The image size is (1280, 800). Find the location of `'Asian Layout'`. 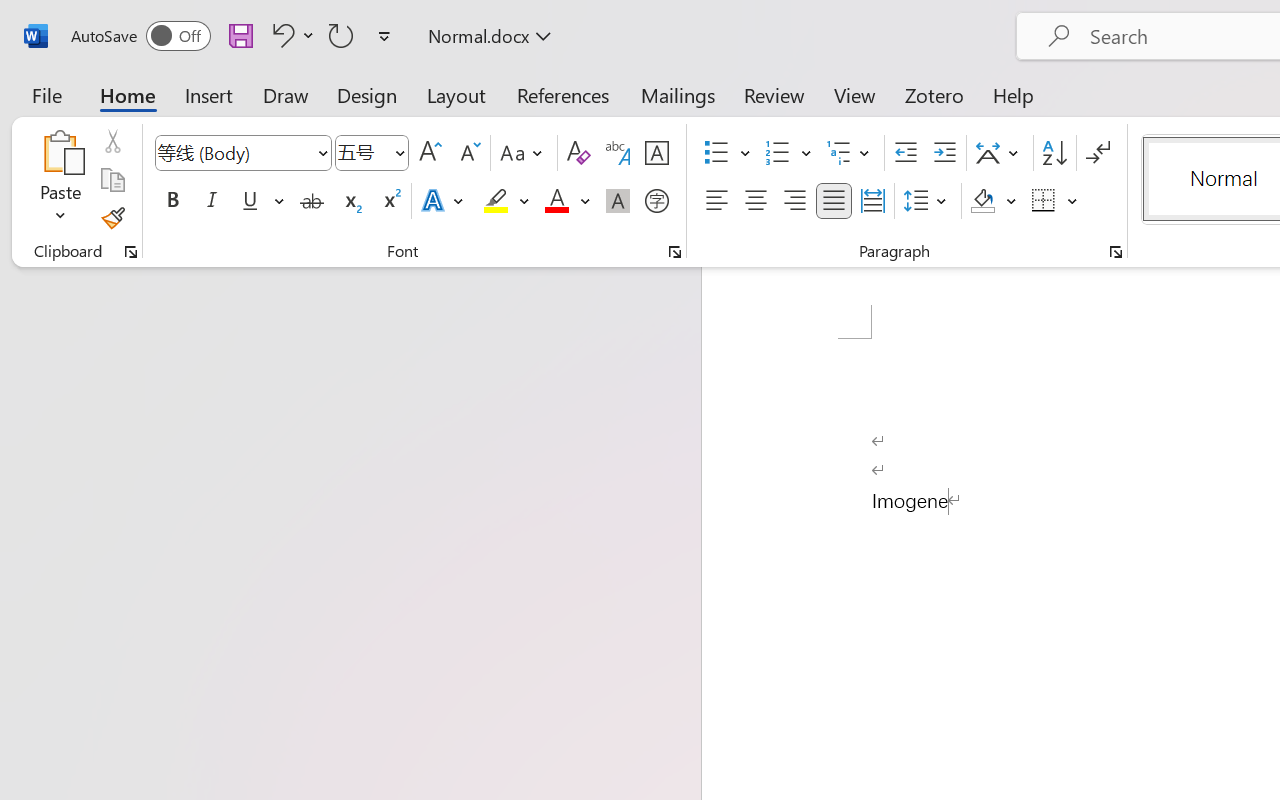

'Asian Layout' is located at coordinates (1000, 153).